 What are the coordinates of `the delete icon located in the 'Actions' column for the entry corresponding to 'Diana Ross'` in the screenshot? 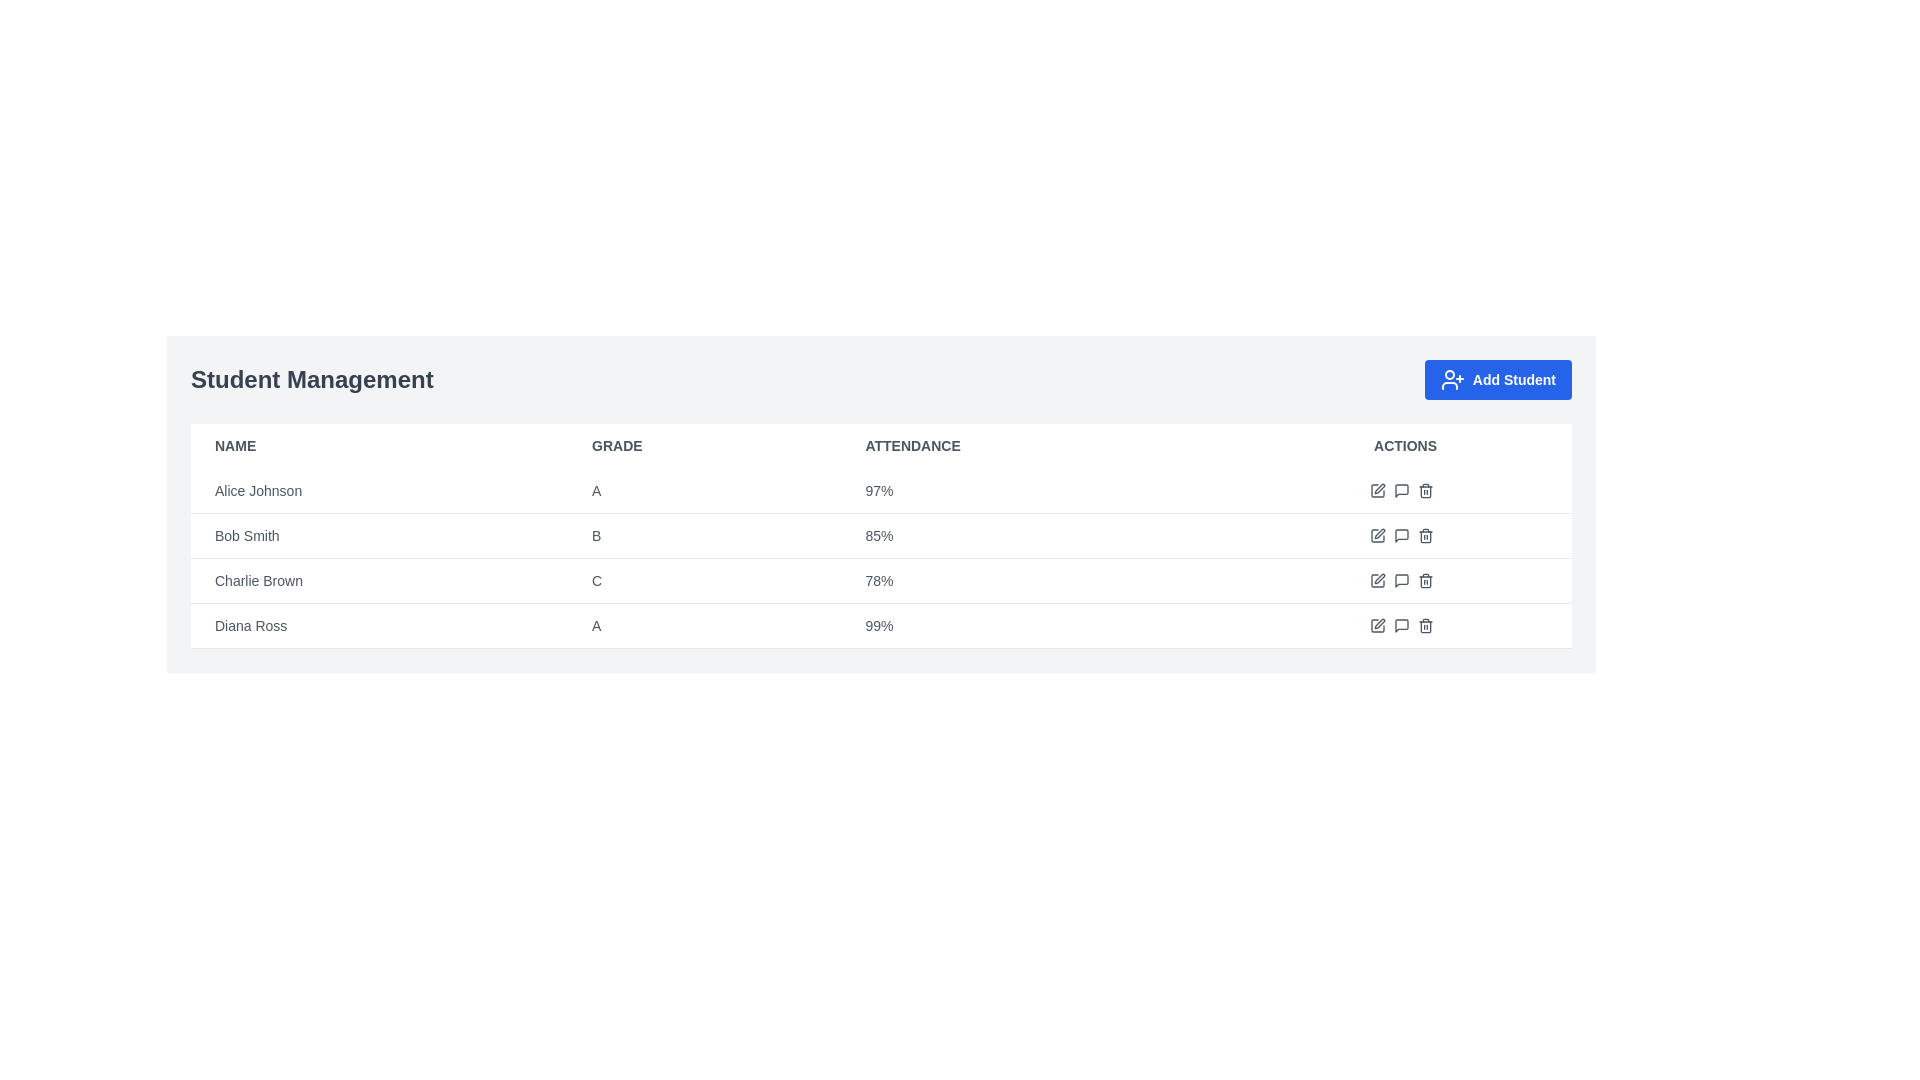 It's located at (1424, 624).